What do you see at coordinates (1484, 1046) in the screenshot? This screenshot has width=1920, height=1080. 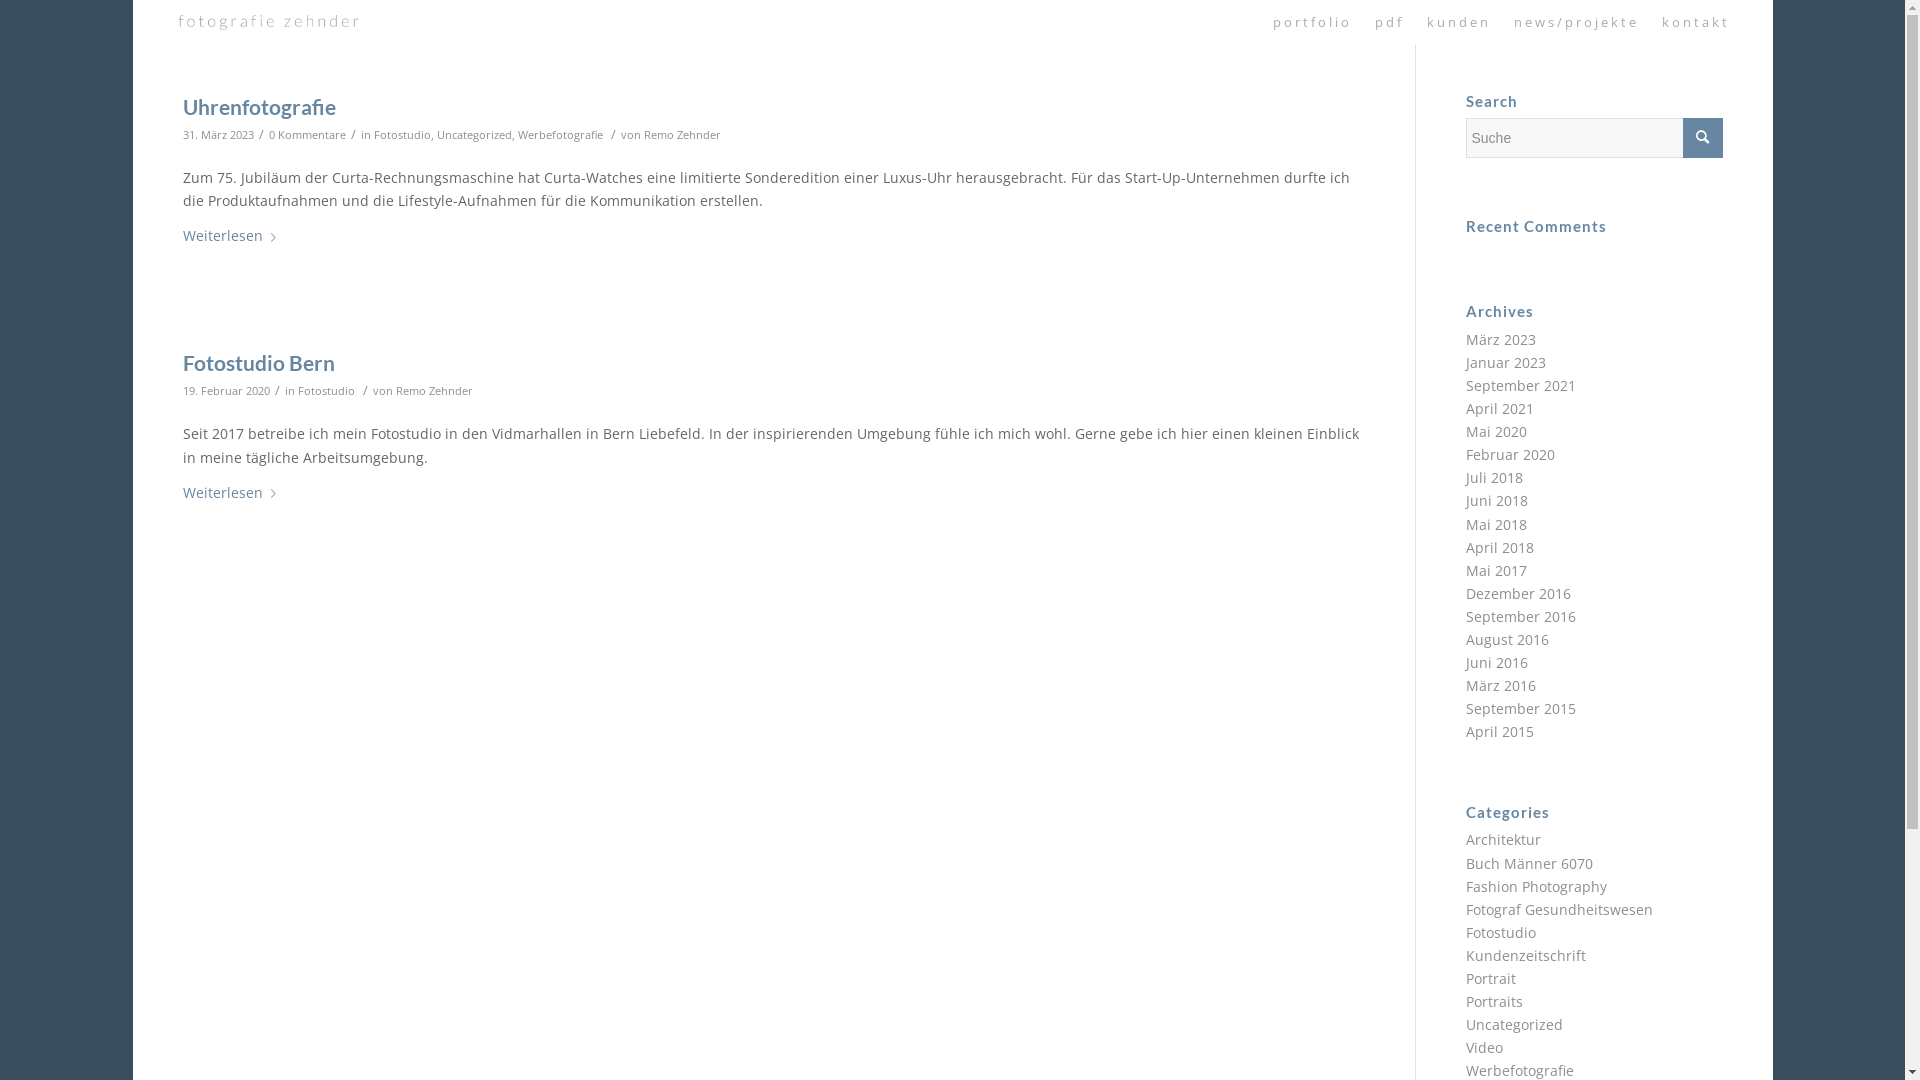 I see `'Video'` at bounding box center [1484, 1046].